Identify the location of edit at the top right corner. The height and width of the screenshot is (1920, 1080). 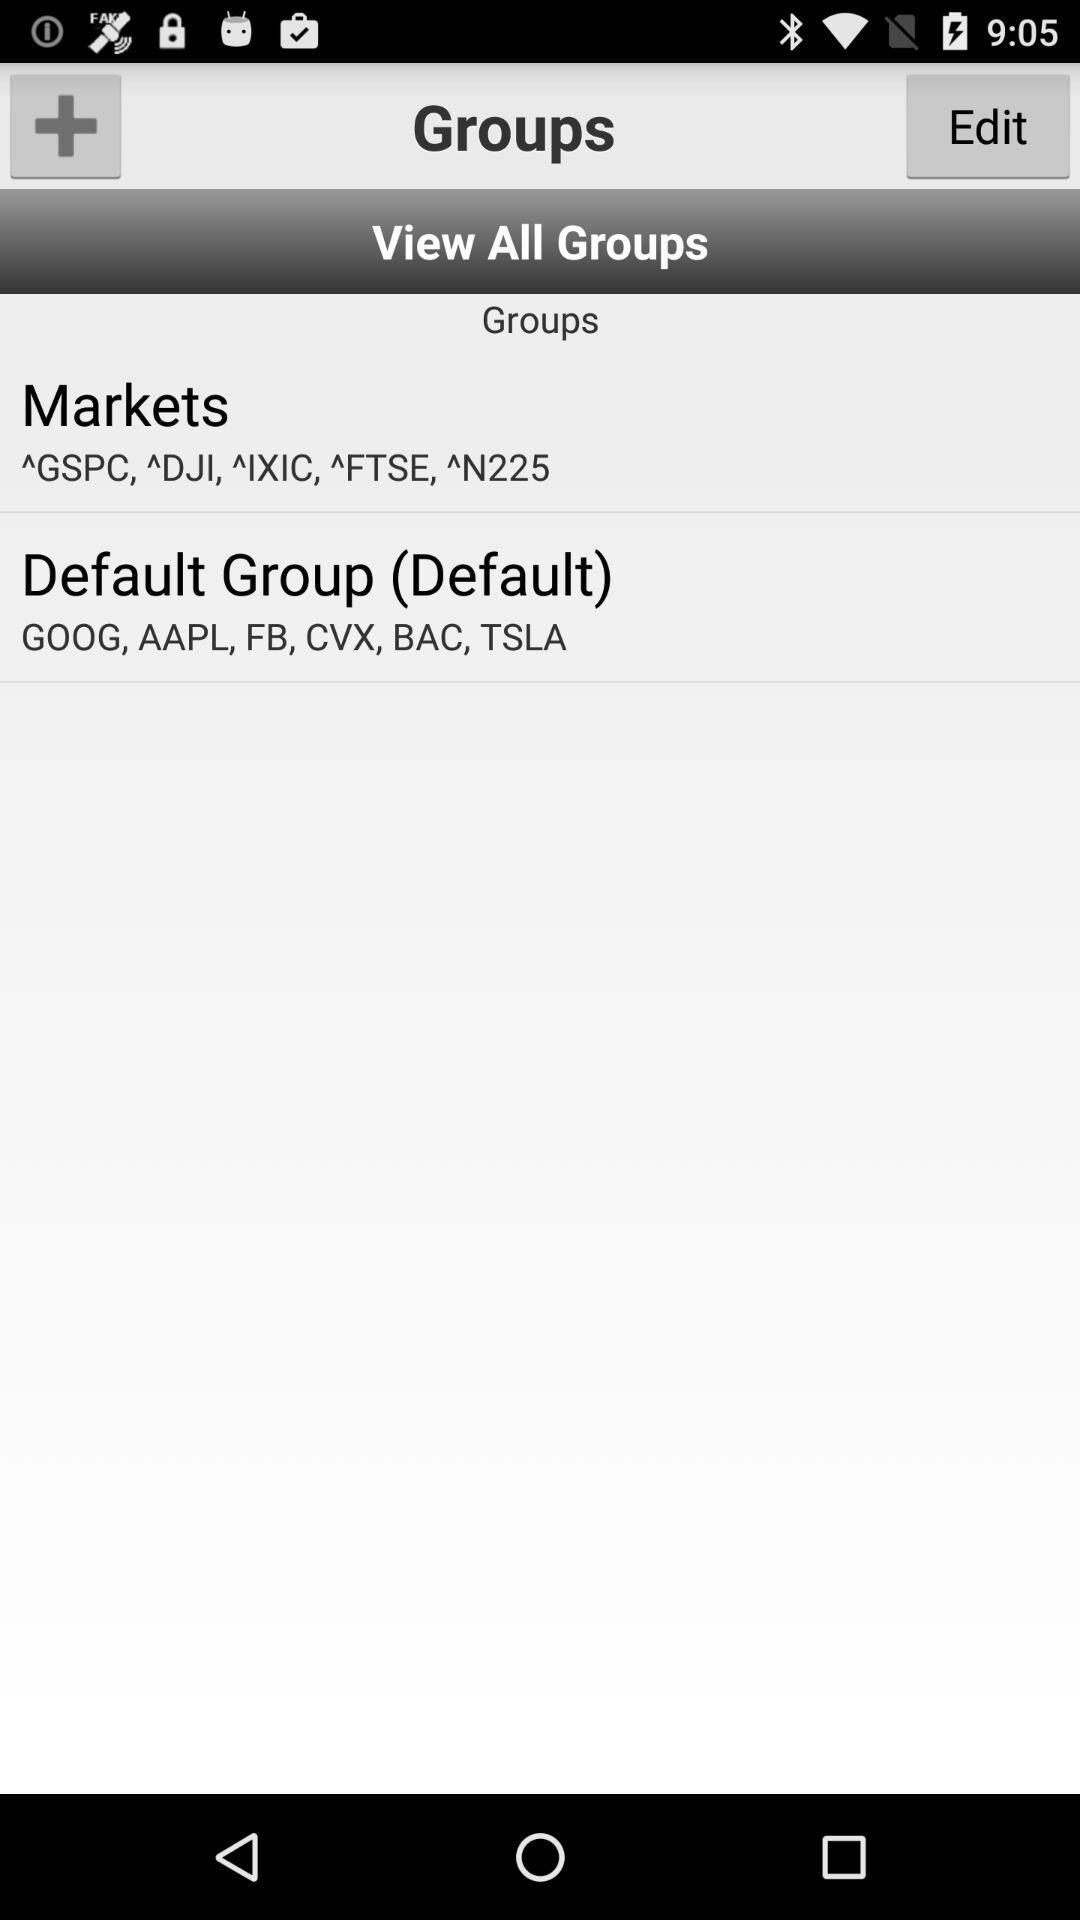
(987, 124).